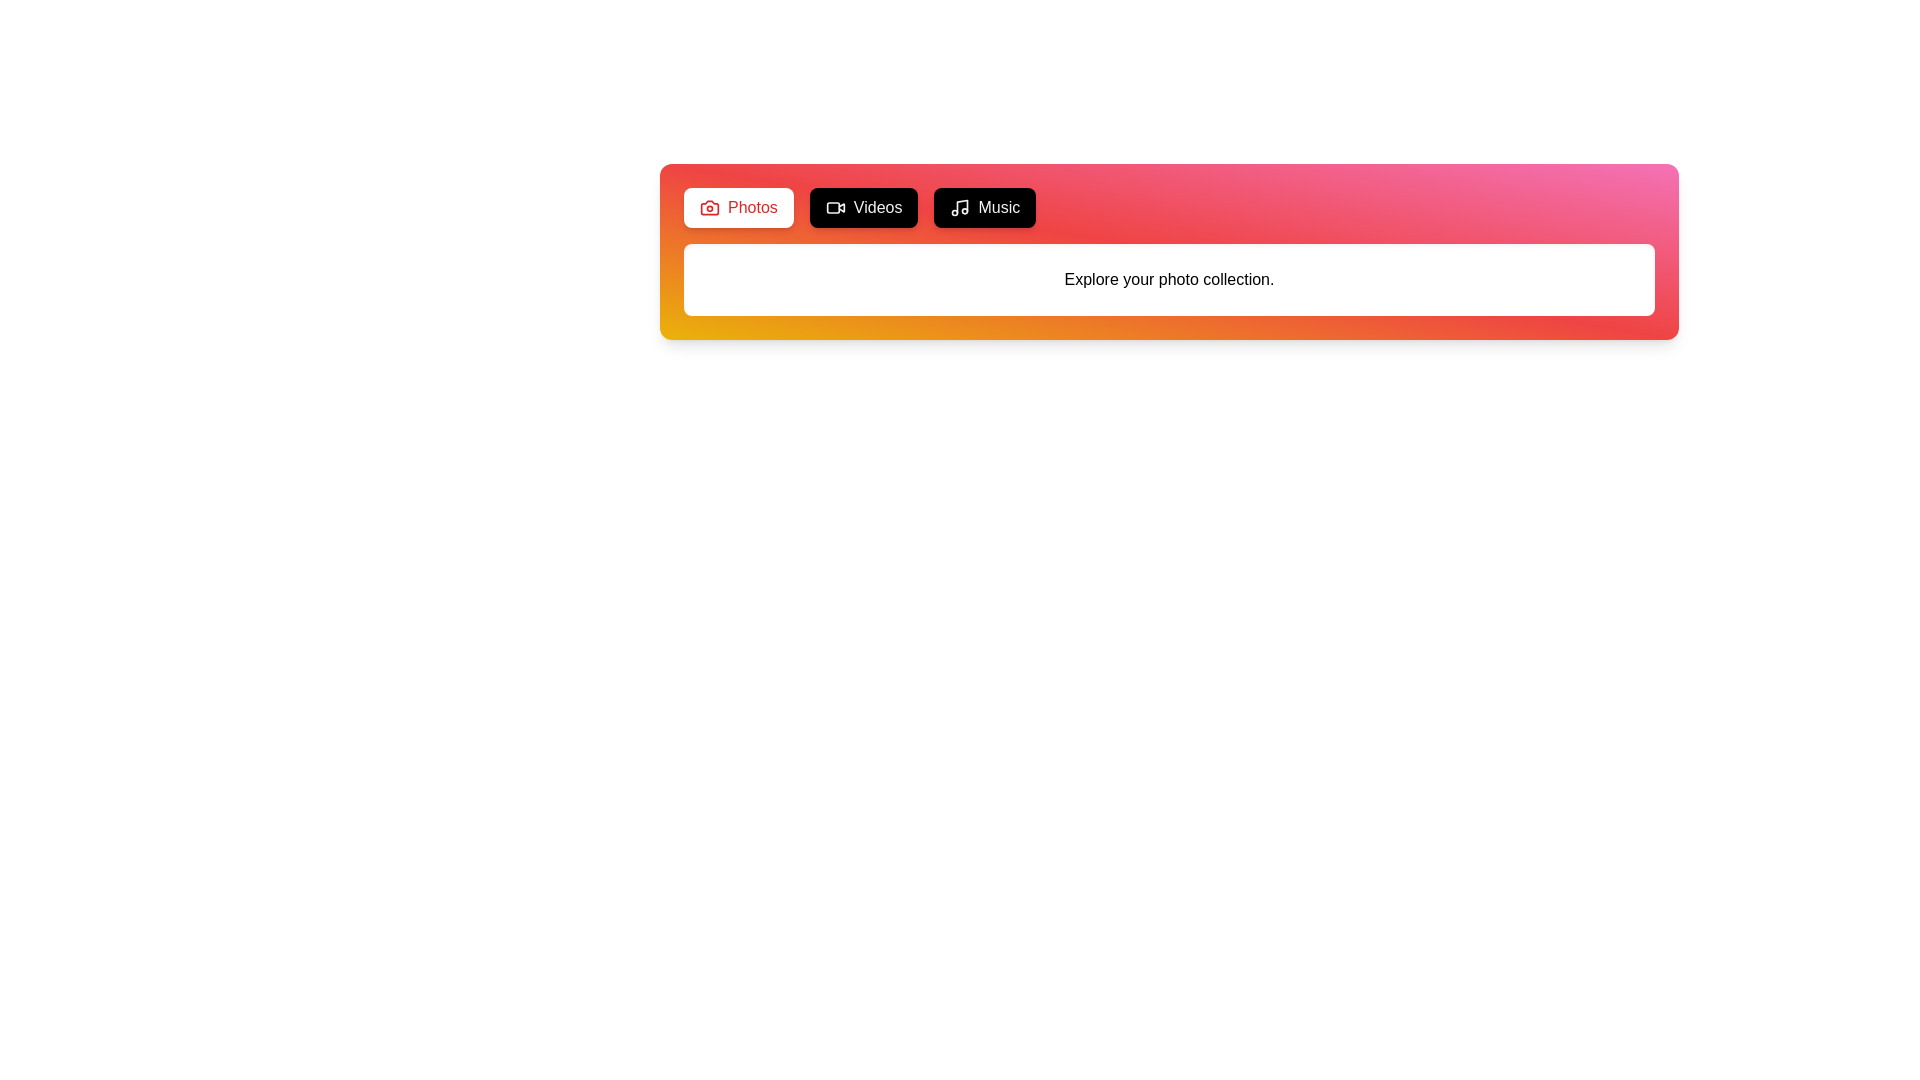 The image size is (1920, 1080). I want to click on the Photos tab to view its content, so click(737, 208).